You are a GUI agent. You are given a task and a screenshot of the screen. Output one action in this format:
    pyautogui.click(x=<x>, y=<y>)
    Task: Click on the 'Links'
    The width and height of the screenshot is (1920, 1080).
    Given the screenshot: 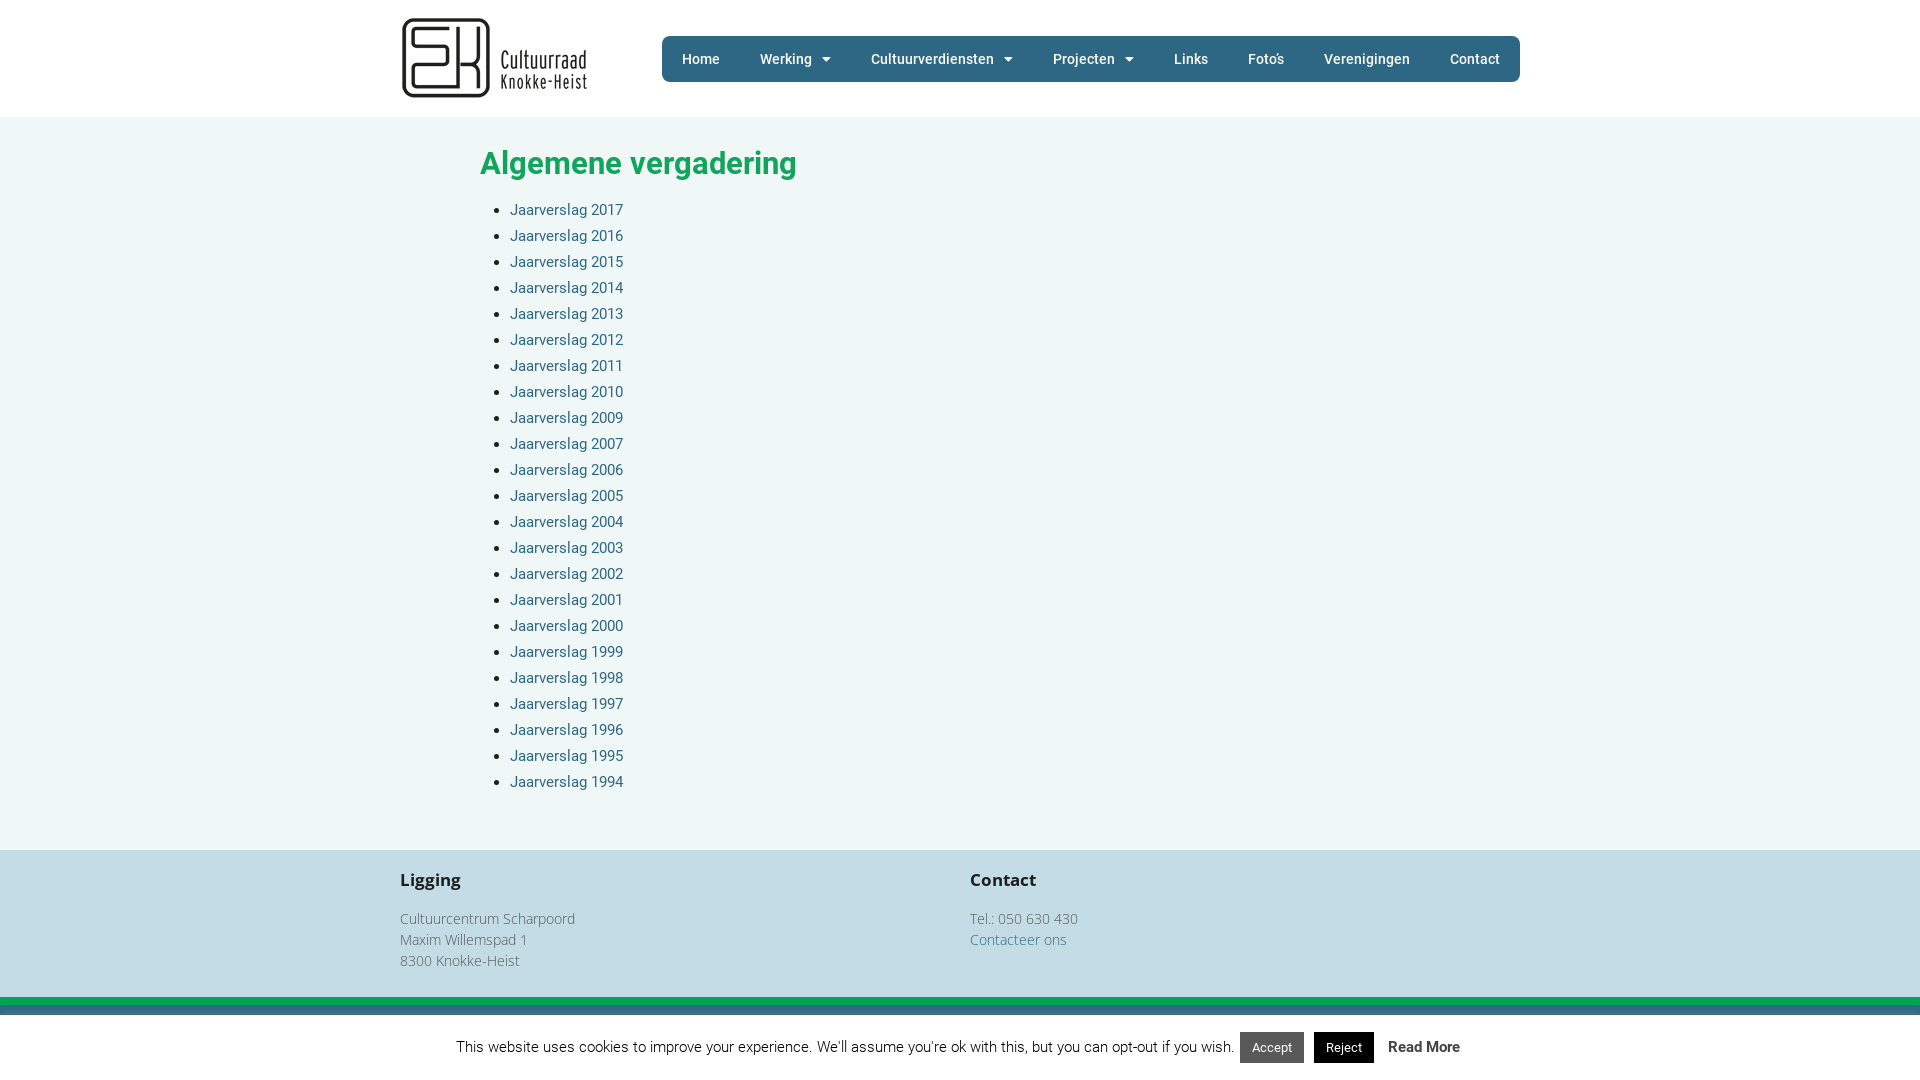 What is the action you would take?
    pyautogui.click(x=1190, y=57)
    